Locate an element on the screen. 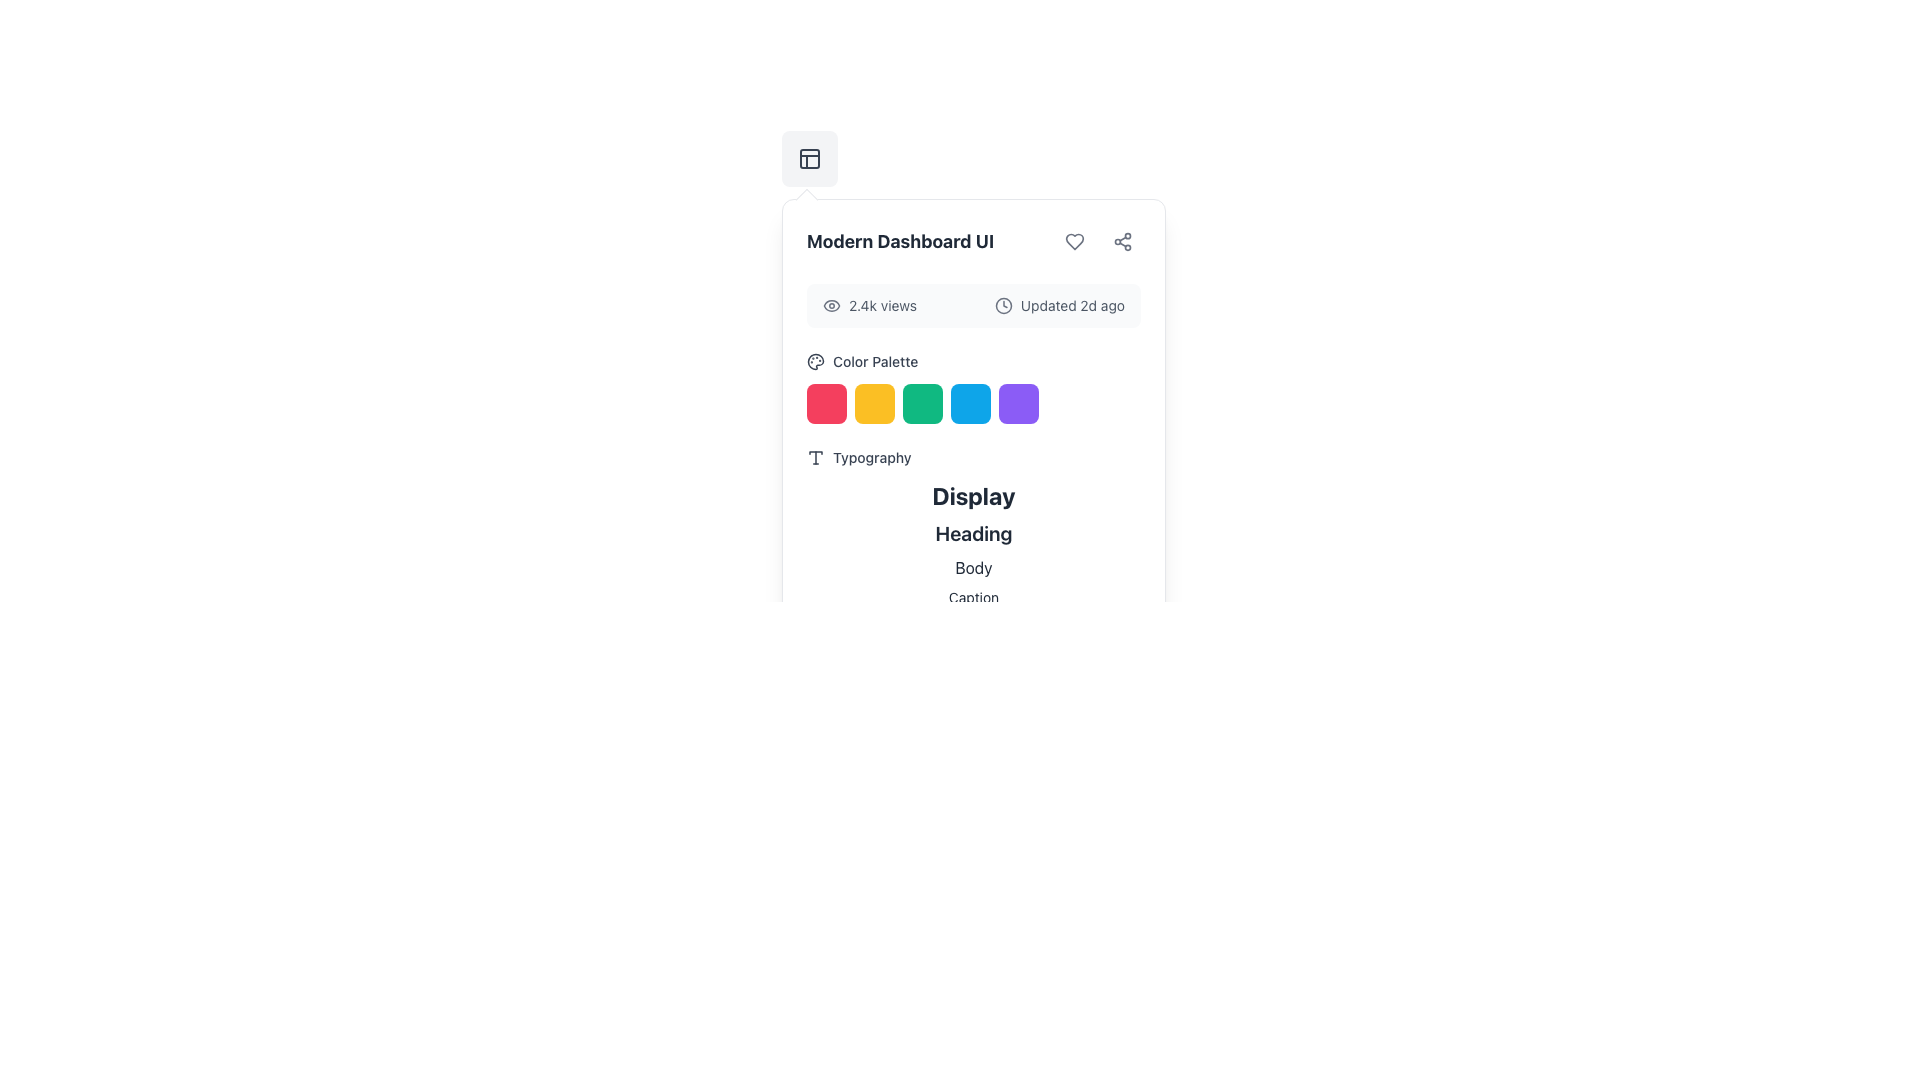 The width and height of the screenshot is (1920, 1080). the Text group that demonstrates typography styles, located in the lower portion of the card layout, centered horizontally beneath the 'Typography' header is located at coordinates (974, 543).